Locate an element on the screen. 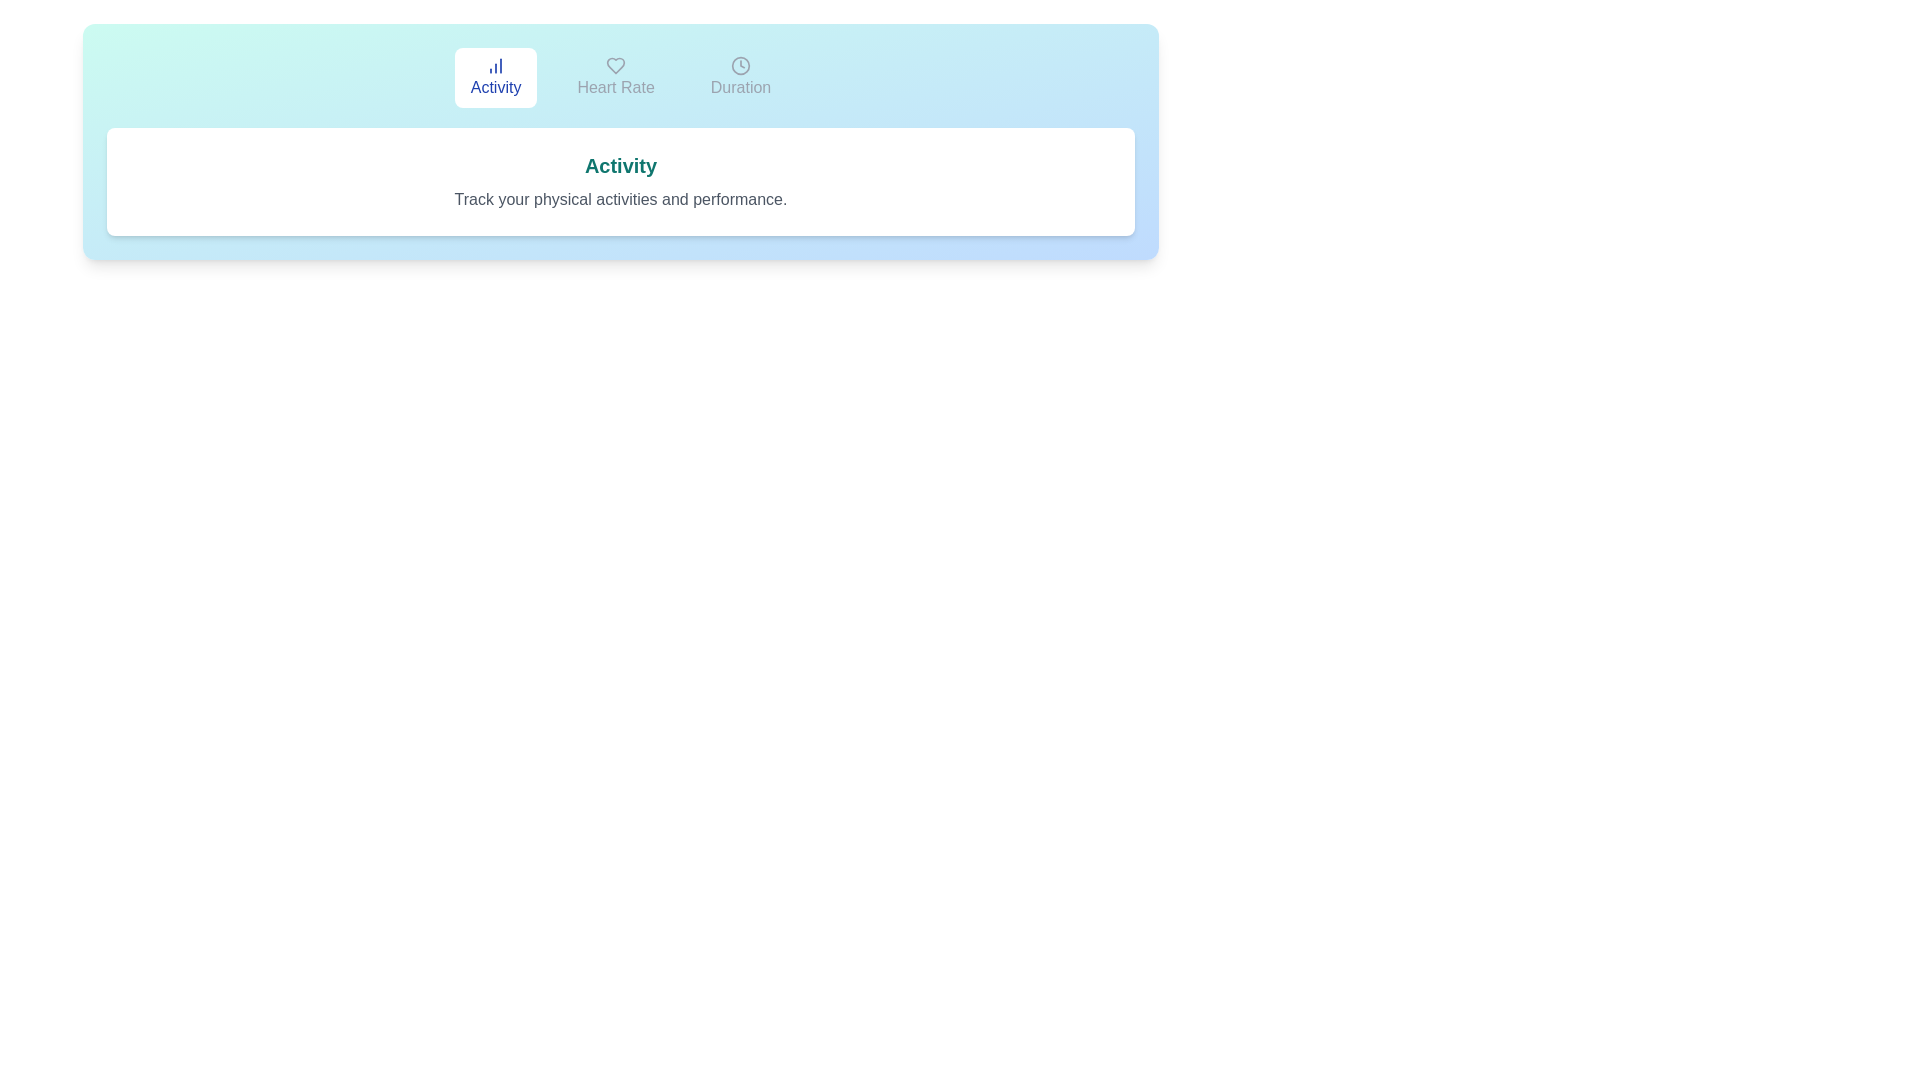 Image resolution: width=1920 pixels, height=1080 pixels. the Heart Rate tab by clicking on it is located at coordinates (615, 76).